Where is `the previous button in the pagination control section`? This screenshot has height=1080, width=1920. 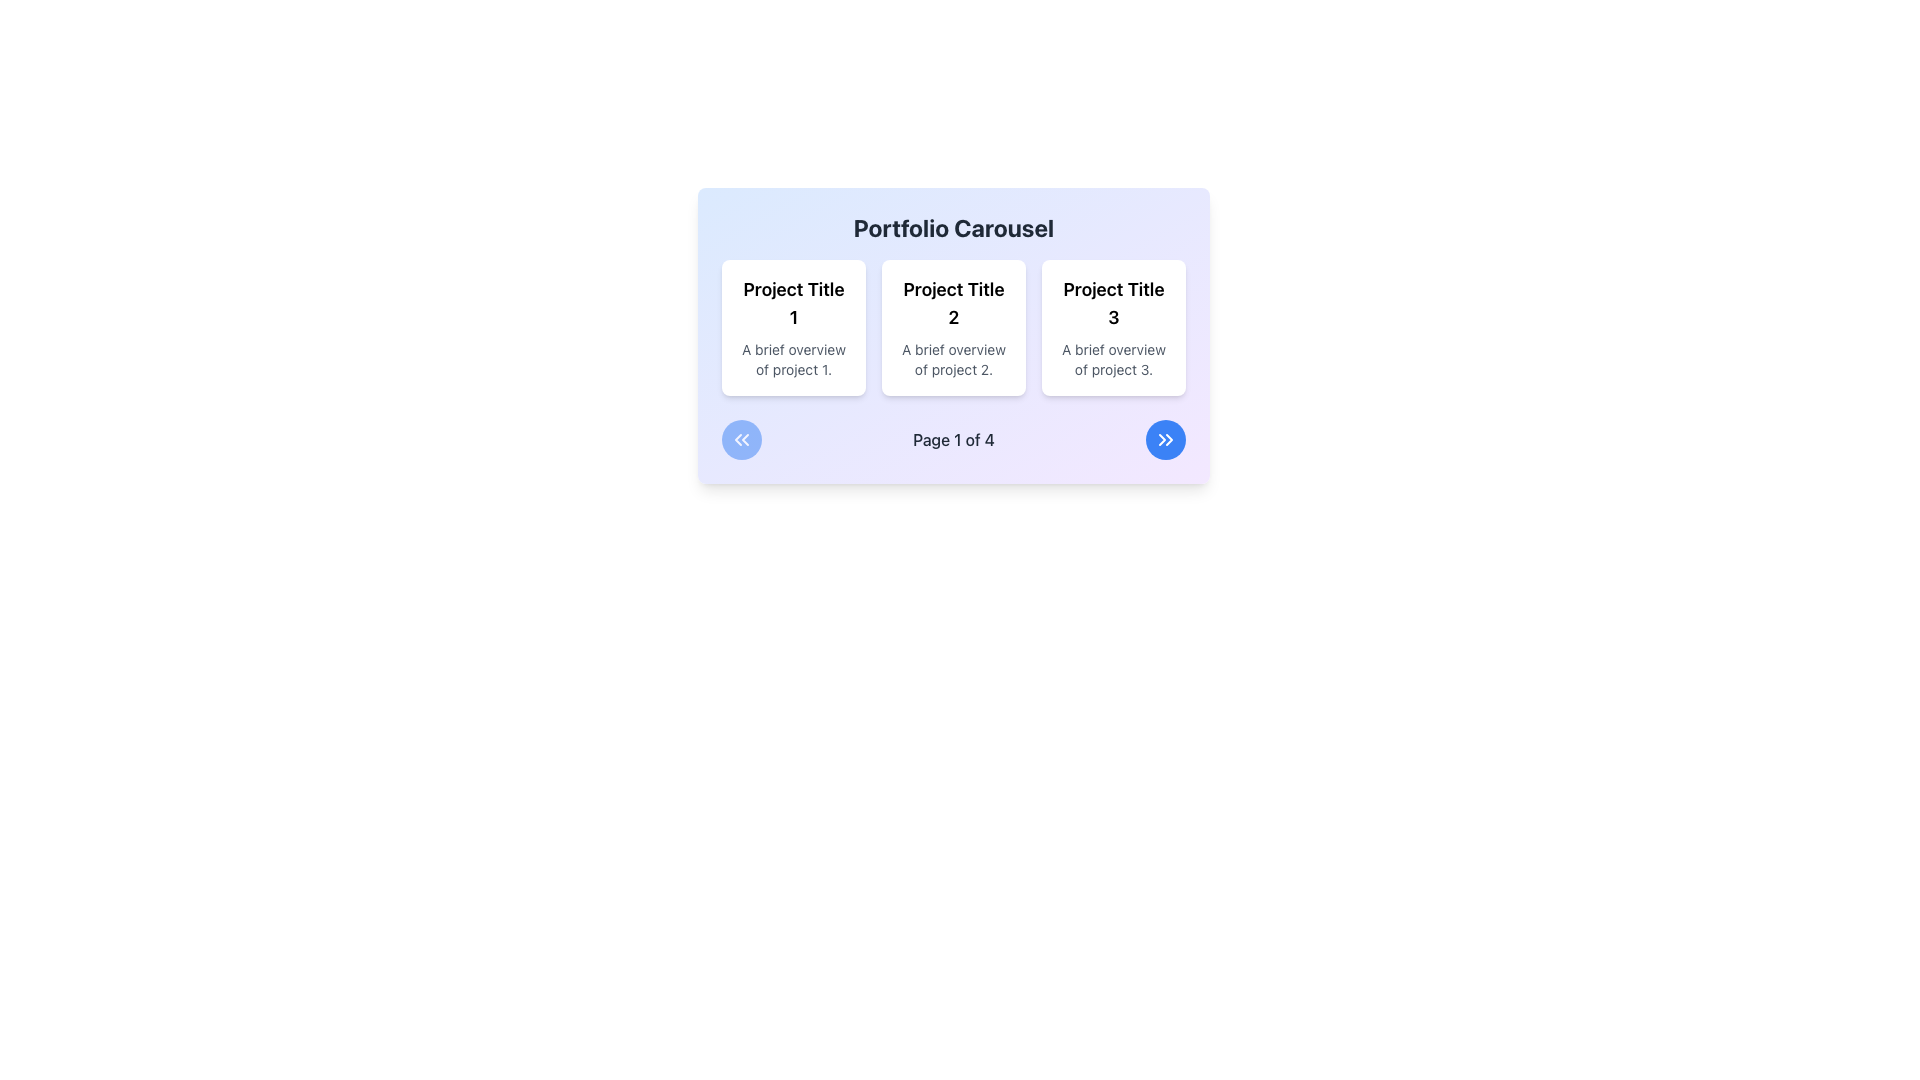 the previous button in the pagination control section is located at coordinates (741, 438).